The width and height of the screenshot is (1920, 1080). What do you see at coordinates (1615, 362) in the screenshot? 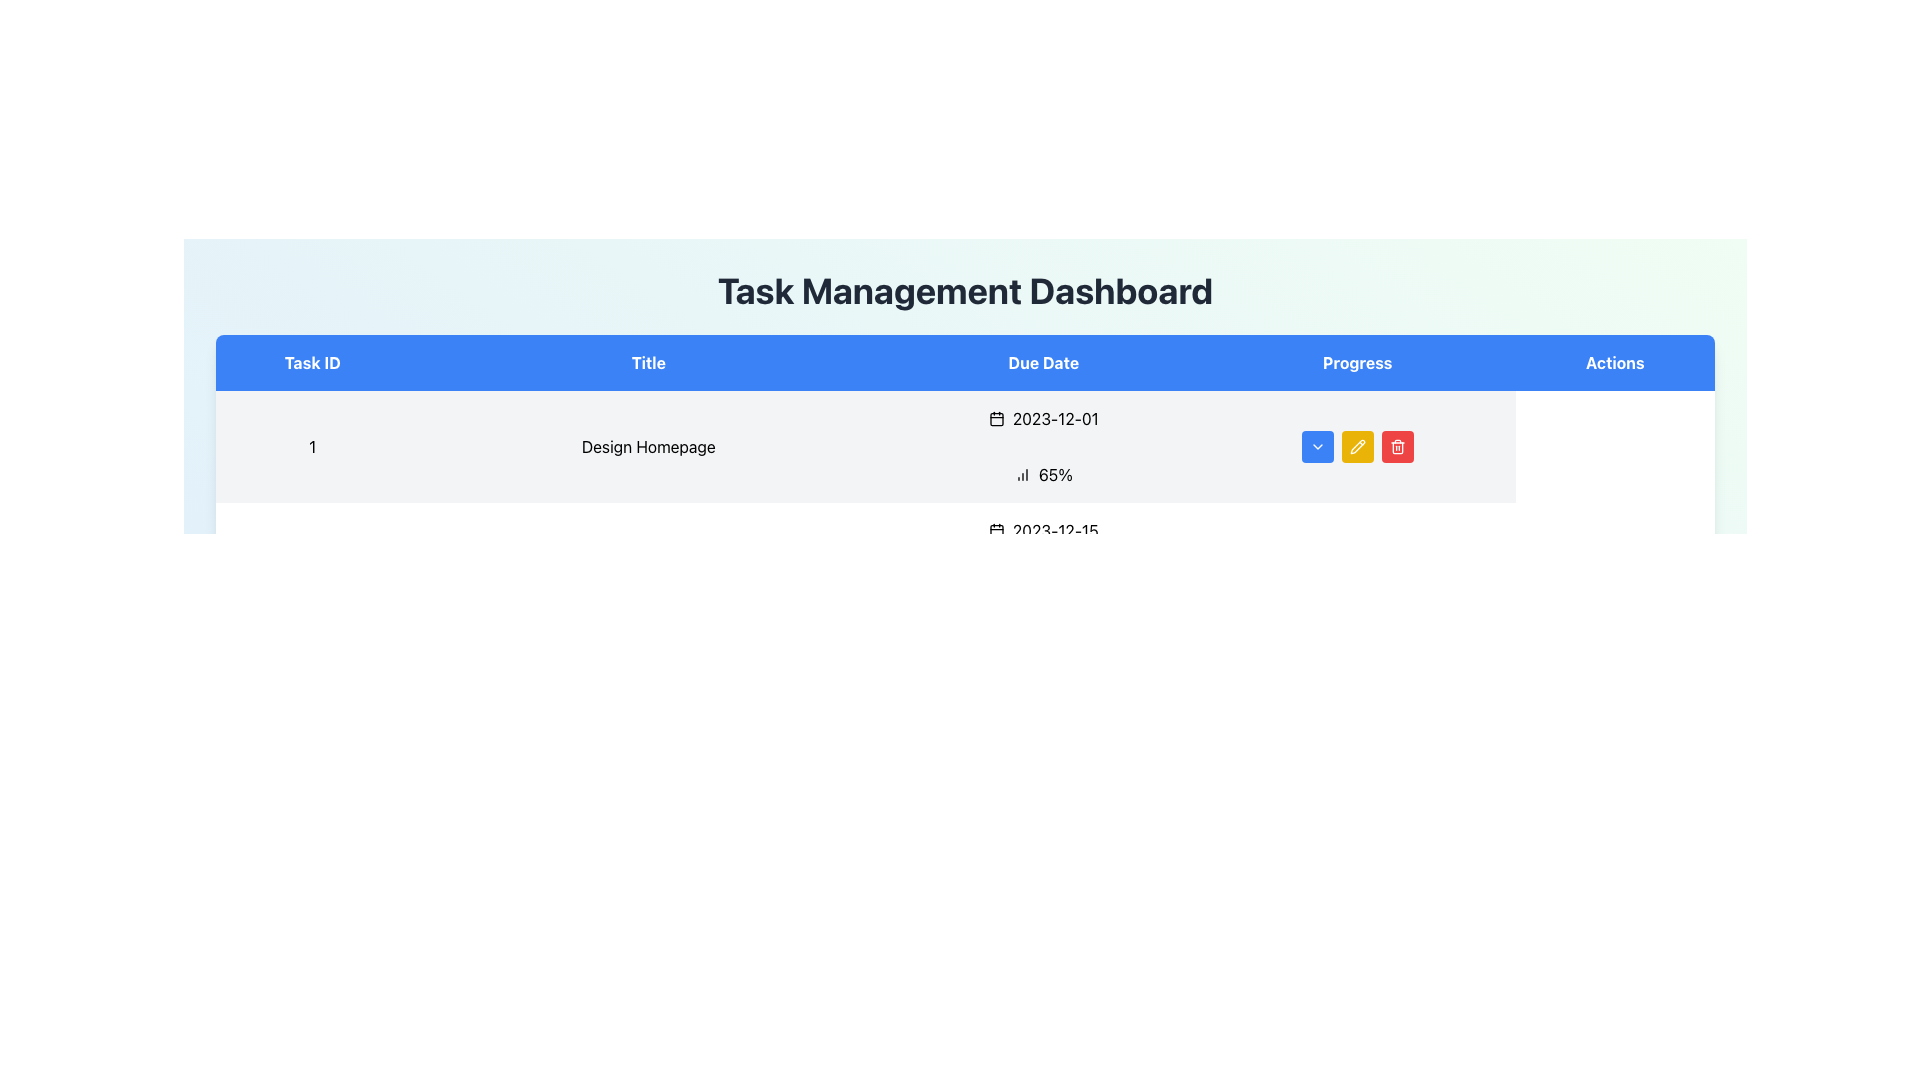
I see `the header label for the 'Actions' column, which is the fifth column in a grid or table, indicating actions related to tasks` at bounding box center [1615, 362].